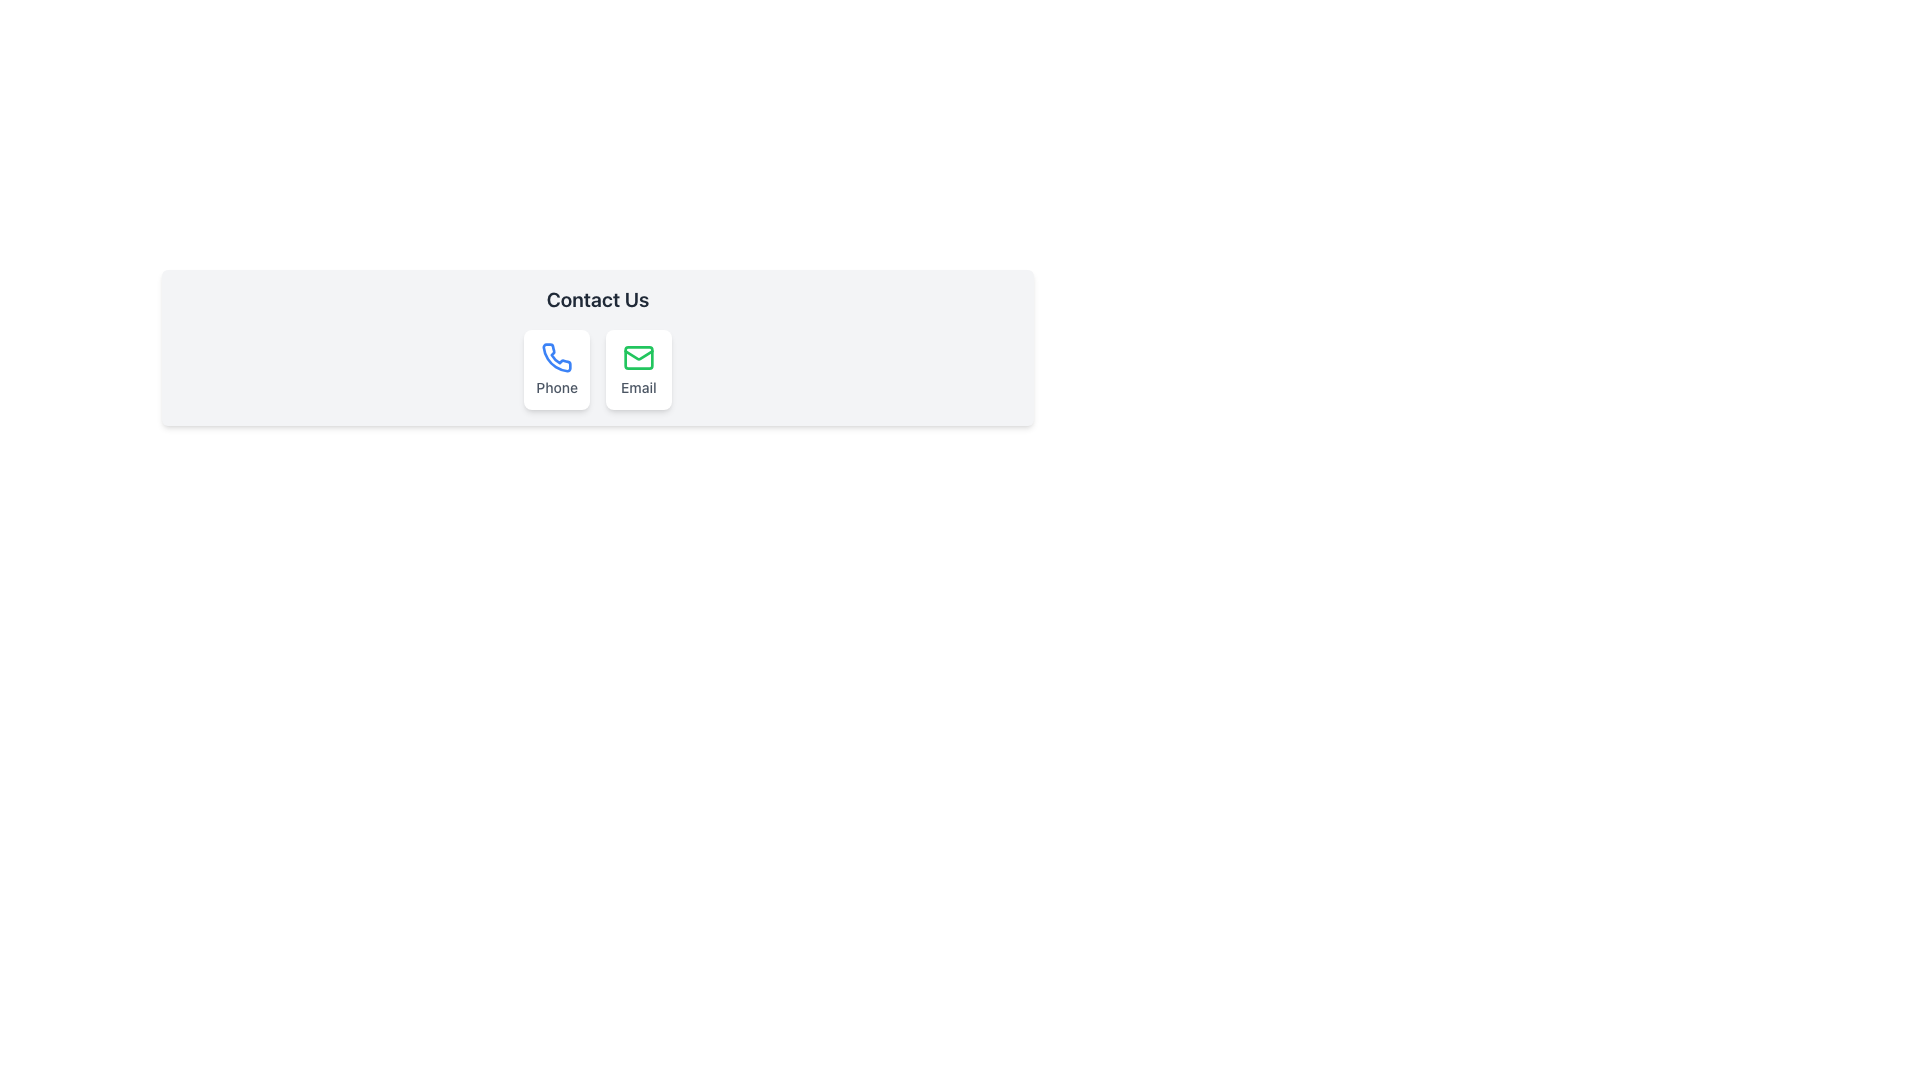 The width and height of the screenshot is (1920, 1080). What do you see at coordinates (557, 356) in the screenshot?
I see `the phone contact icon located below the 'Contact Us' heading, which is the left icon above the 'Phone' label and adjacent to the email icon` at bounding box center [557, 356].